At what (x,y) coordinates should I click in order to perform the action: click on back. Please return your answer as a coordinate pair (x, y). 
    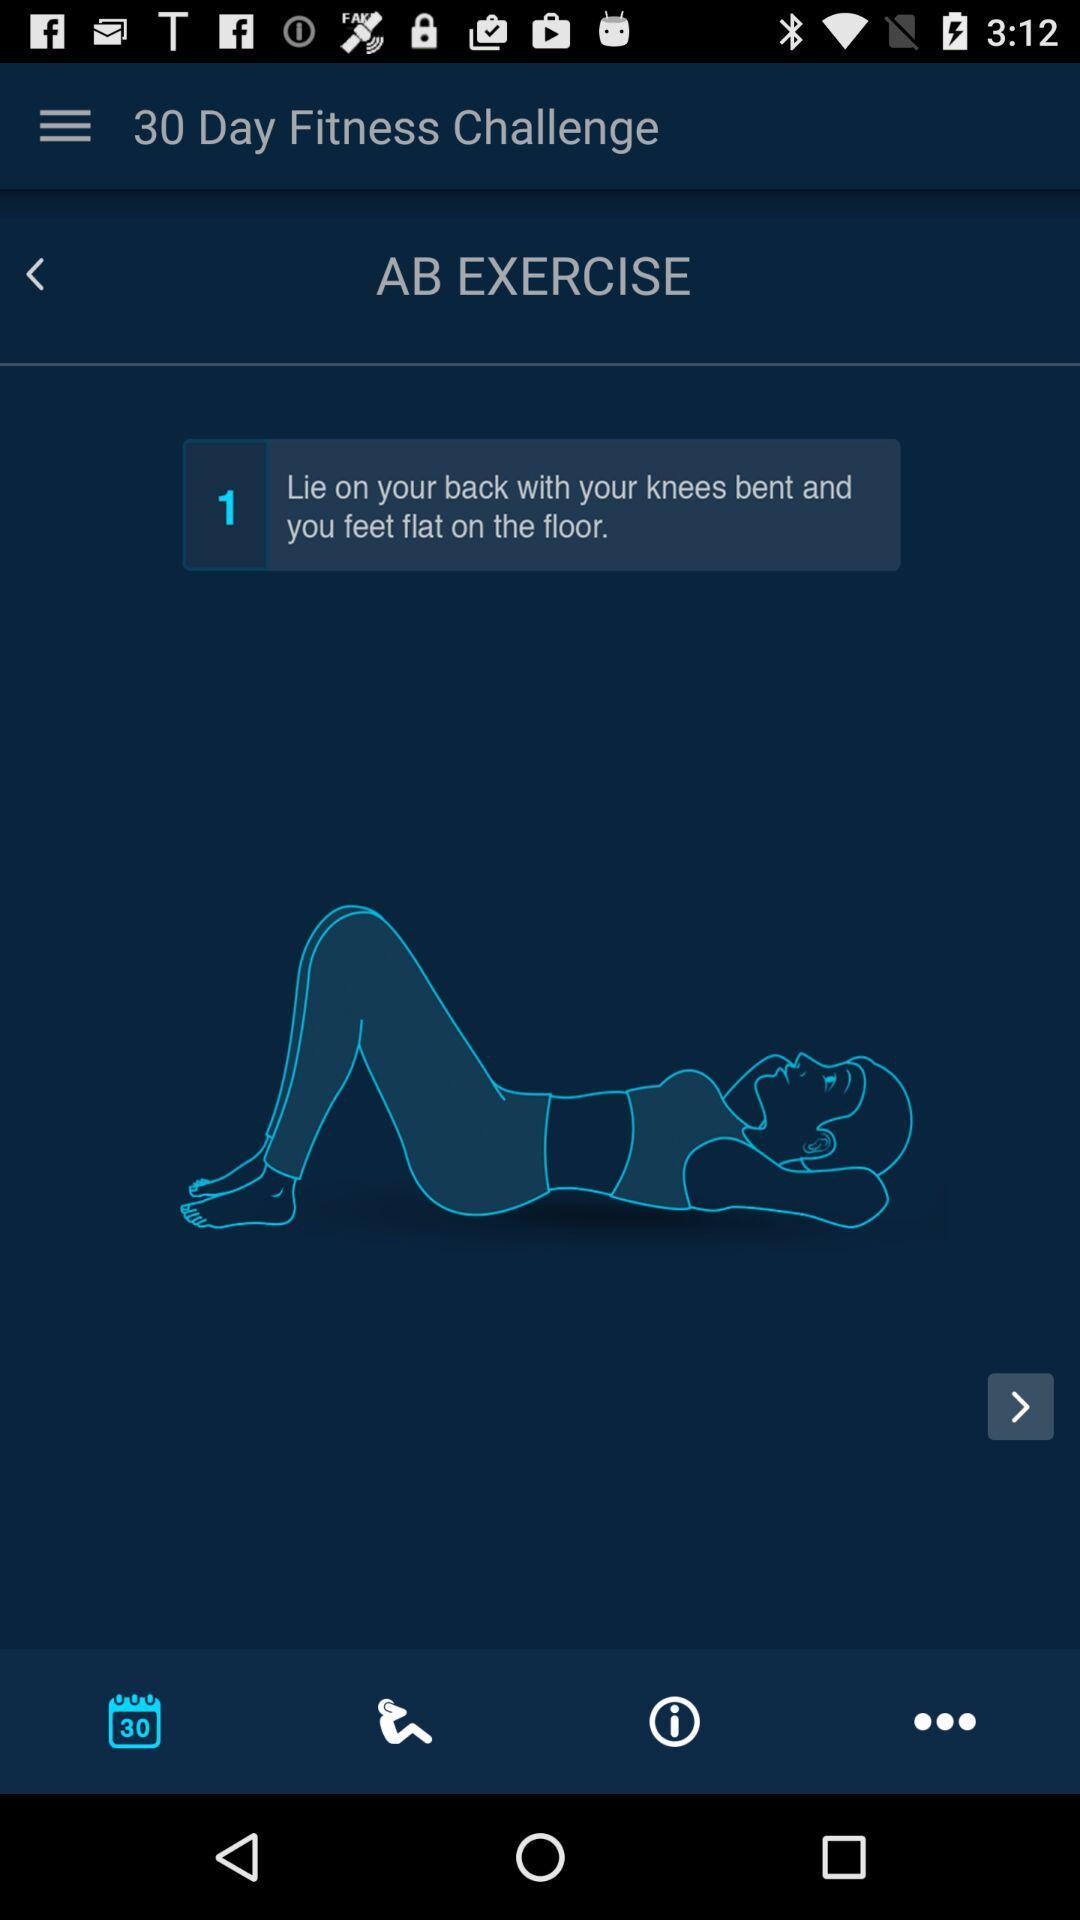
    Looking at the image, I should click on (58, 273).